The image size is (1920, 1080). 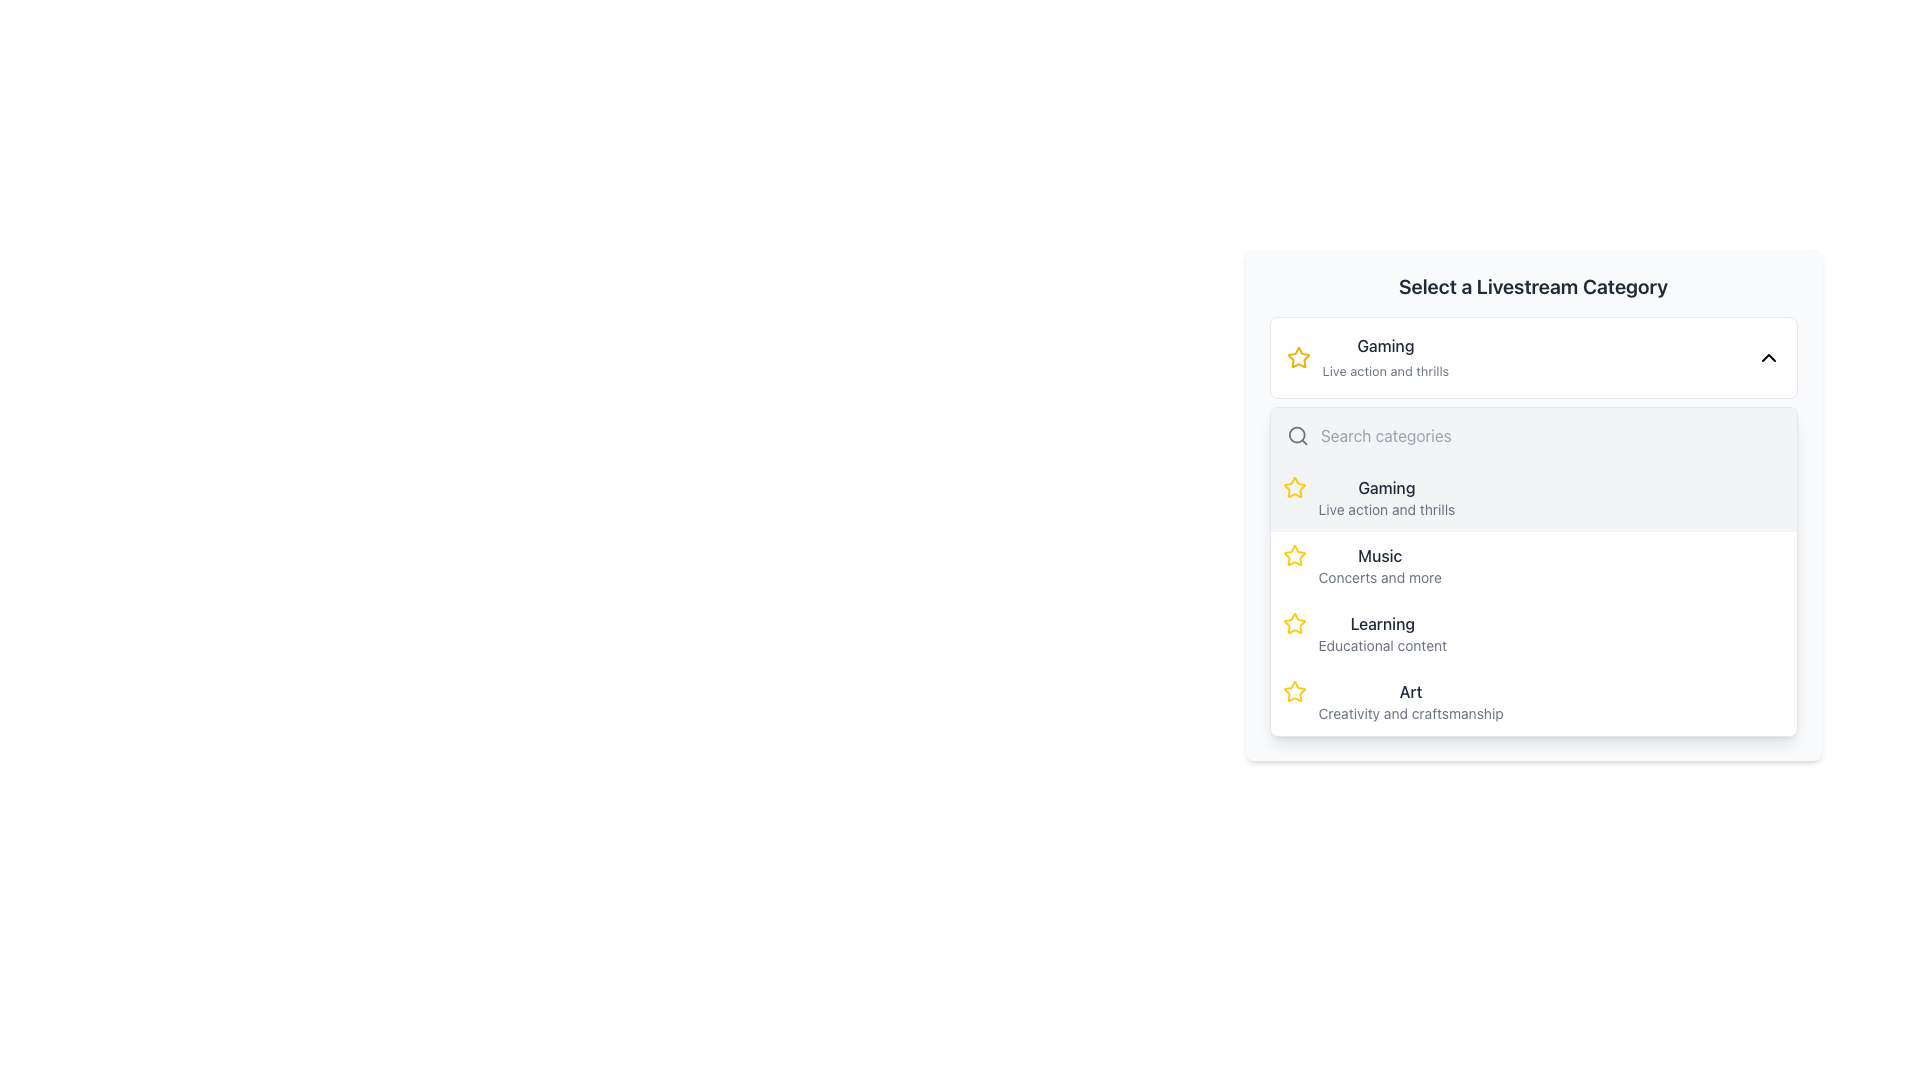 What do you see at coordinates (1410, 690) in the screenshot?
I see `the text label that identifies the 'Art' category in the modal dialogue titled 'Select a Livestream Category'` at bounding box center [1410, 690].